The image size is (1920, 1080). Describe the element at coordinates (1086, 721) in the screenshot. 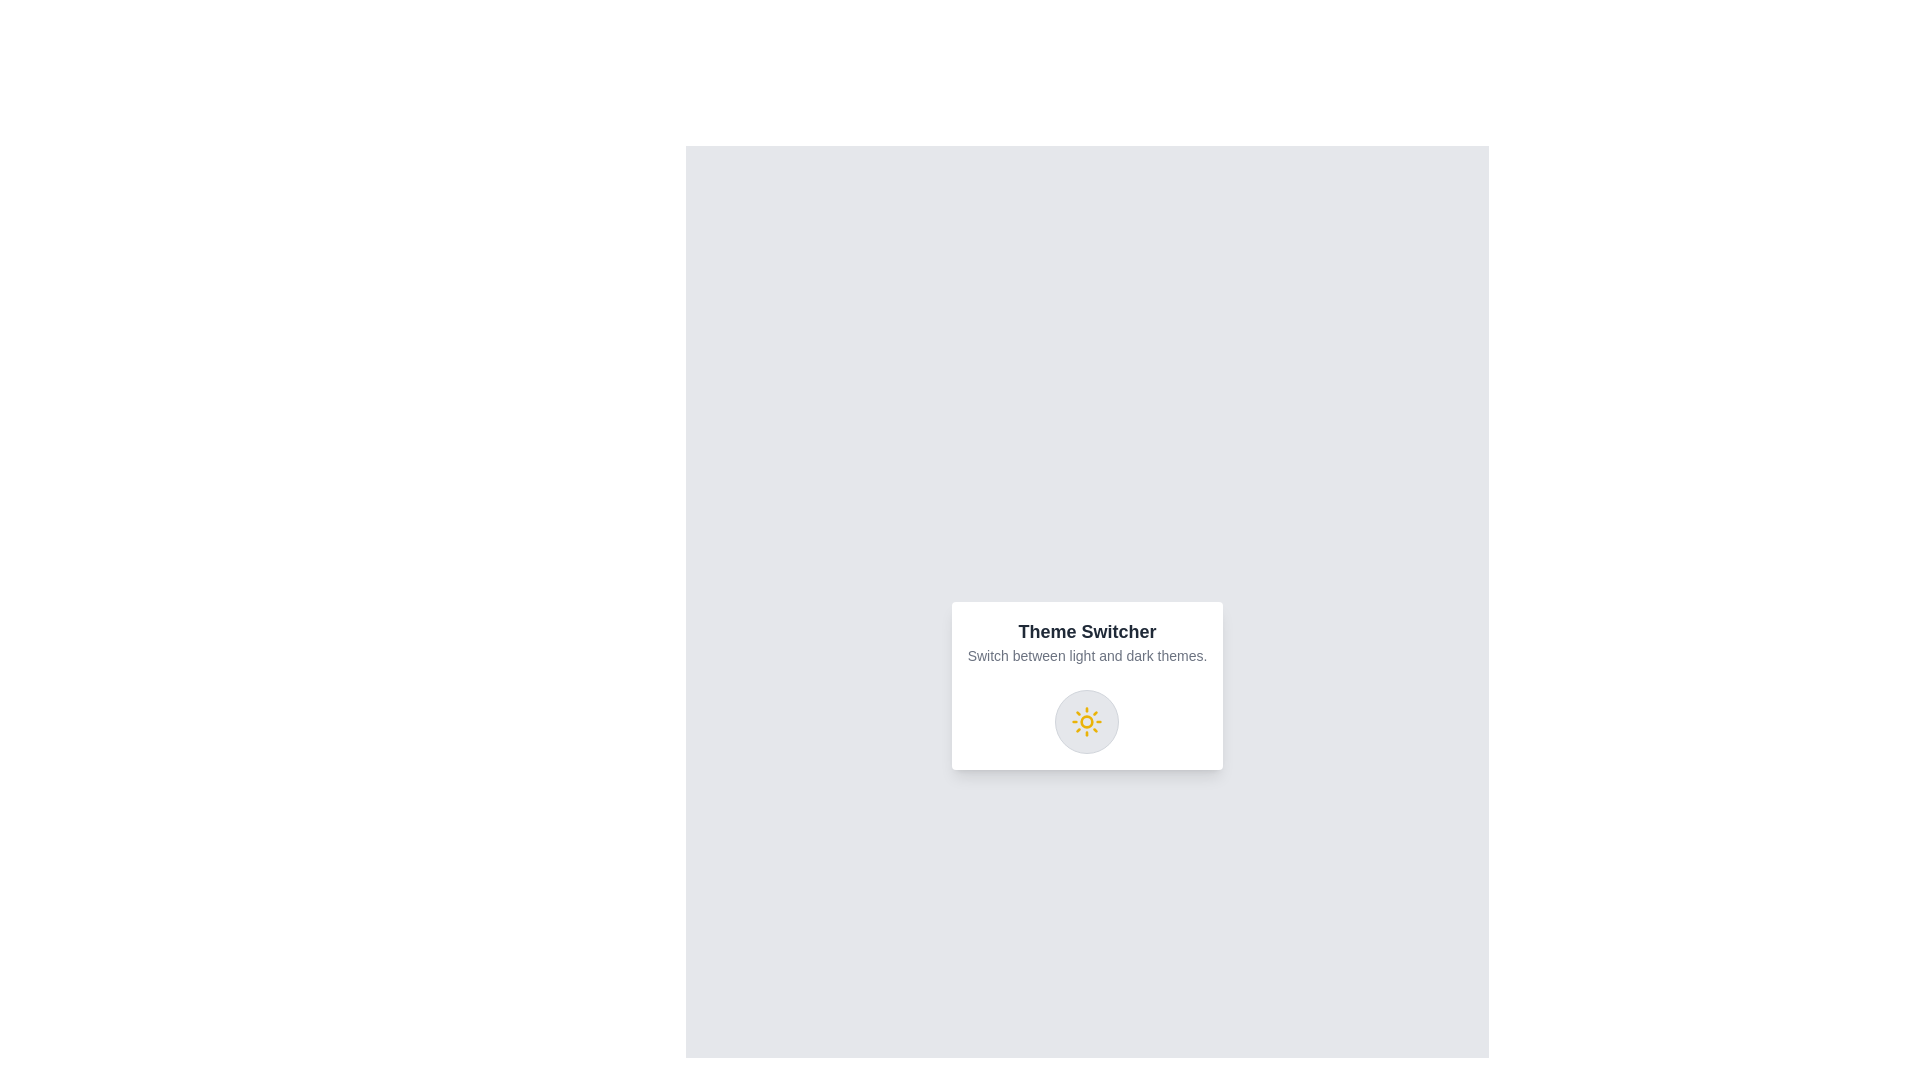

I see `the circular button with a sun icon located at the bottom of the 'Theme Switcher' card` at that location.